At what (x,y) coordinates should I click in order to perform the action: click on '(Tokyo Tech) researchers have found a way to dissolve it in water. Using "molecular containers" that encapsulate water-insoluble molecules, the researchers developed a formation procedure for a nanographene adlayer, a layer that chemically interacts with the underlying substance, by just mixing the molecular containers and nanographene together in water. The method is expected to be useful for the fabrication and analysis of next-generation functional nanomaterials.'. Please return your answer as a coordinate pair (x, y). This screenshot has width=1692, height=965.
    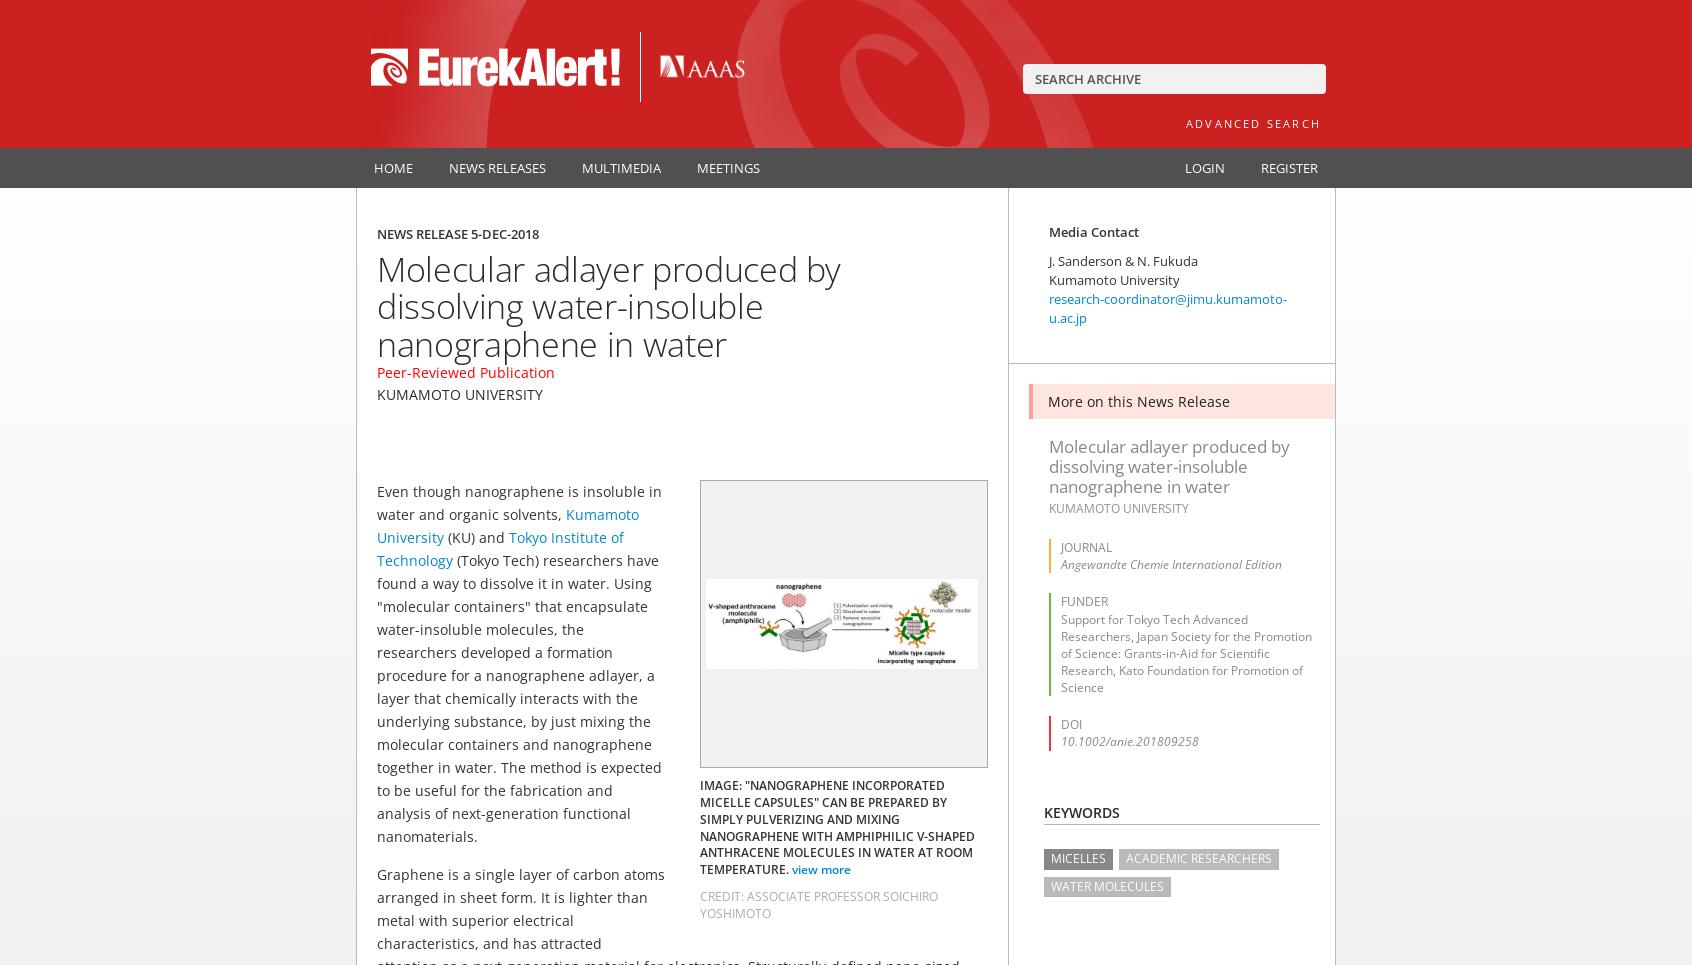
    Looking at the image, I should click on (519, 697).